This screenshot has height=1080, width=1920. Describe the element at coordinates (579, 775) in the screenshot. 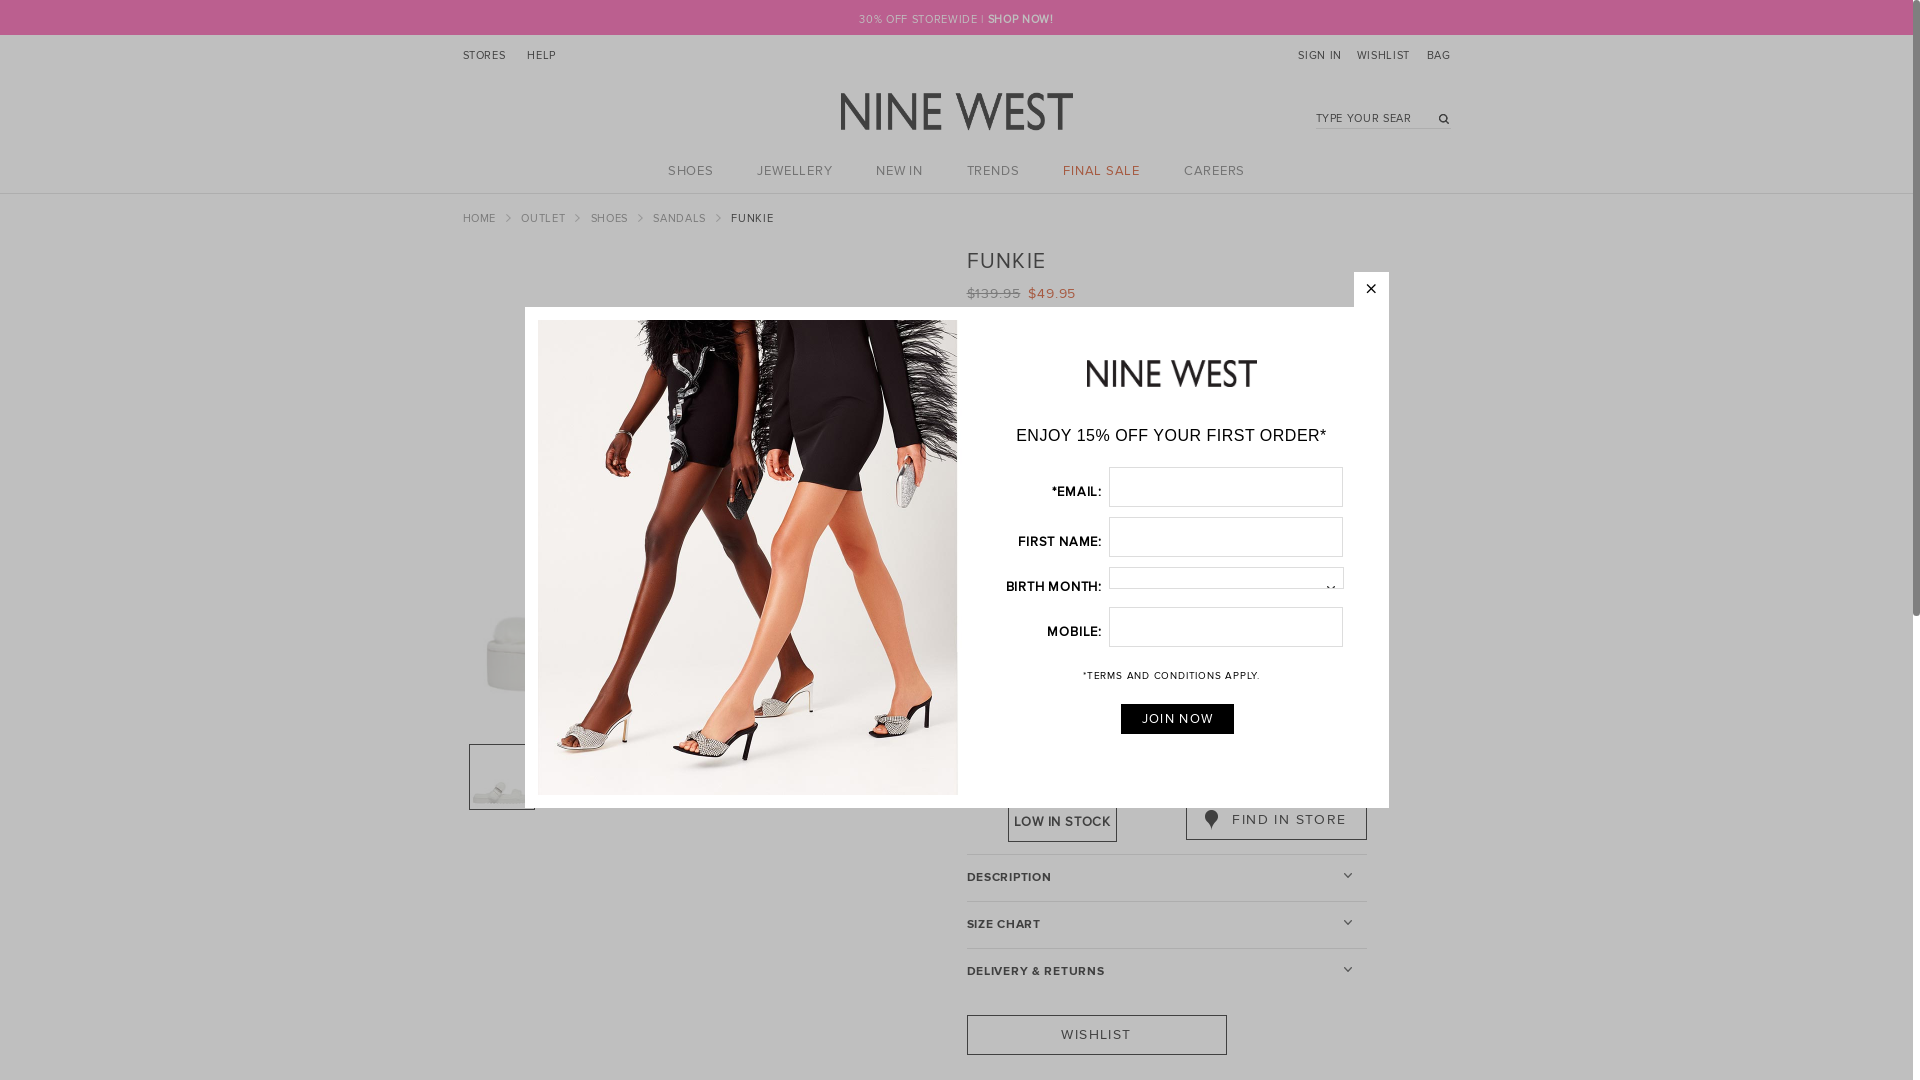

I see `'FUNKIE  IVORY'` at that location.